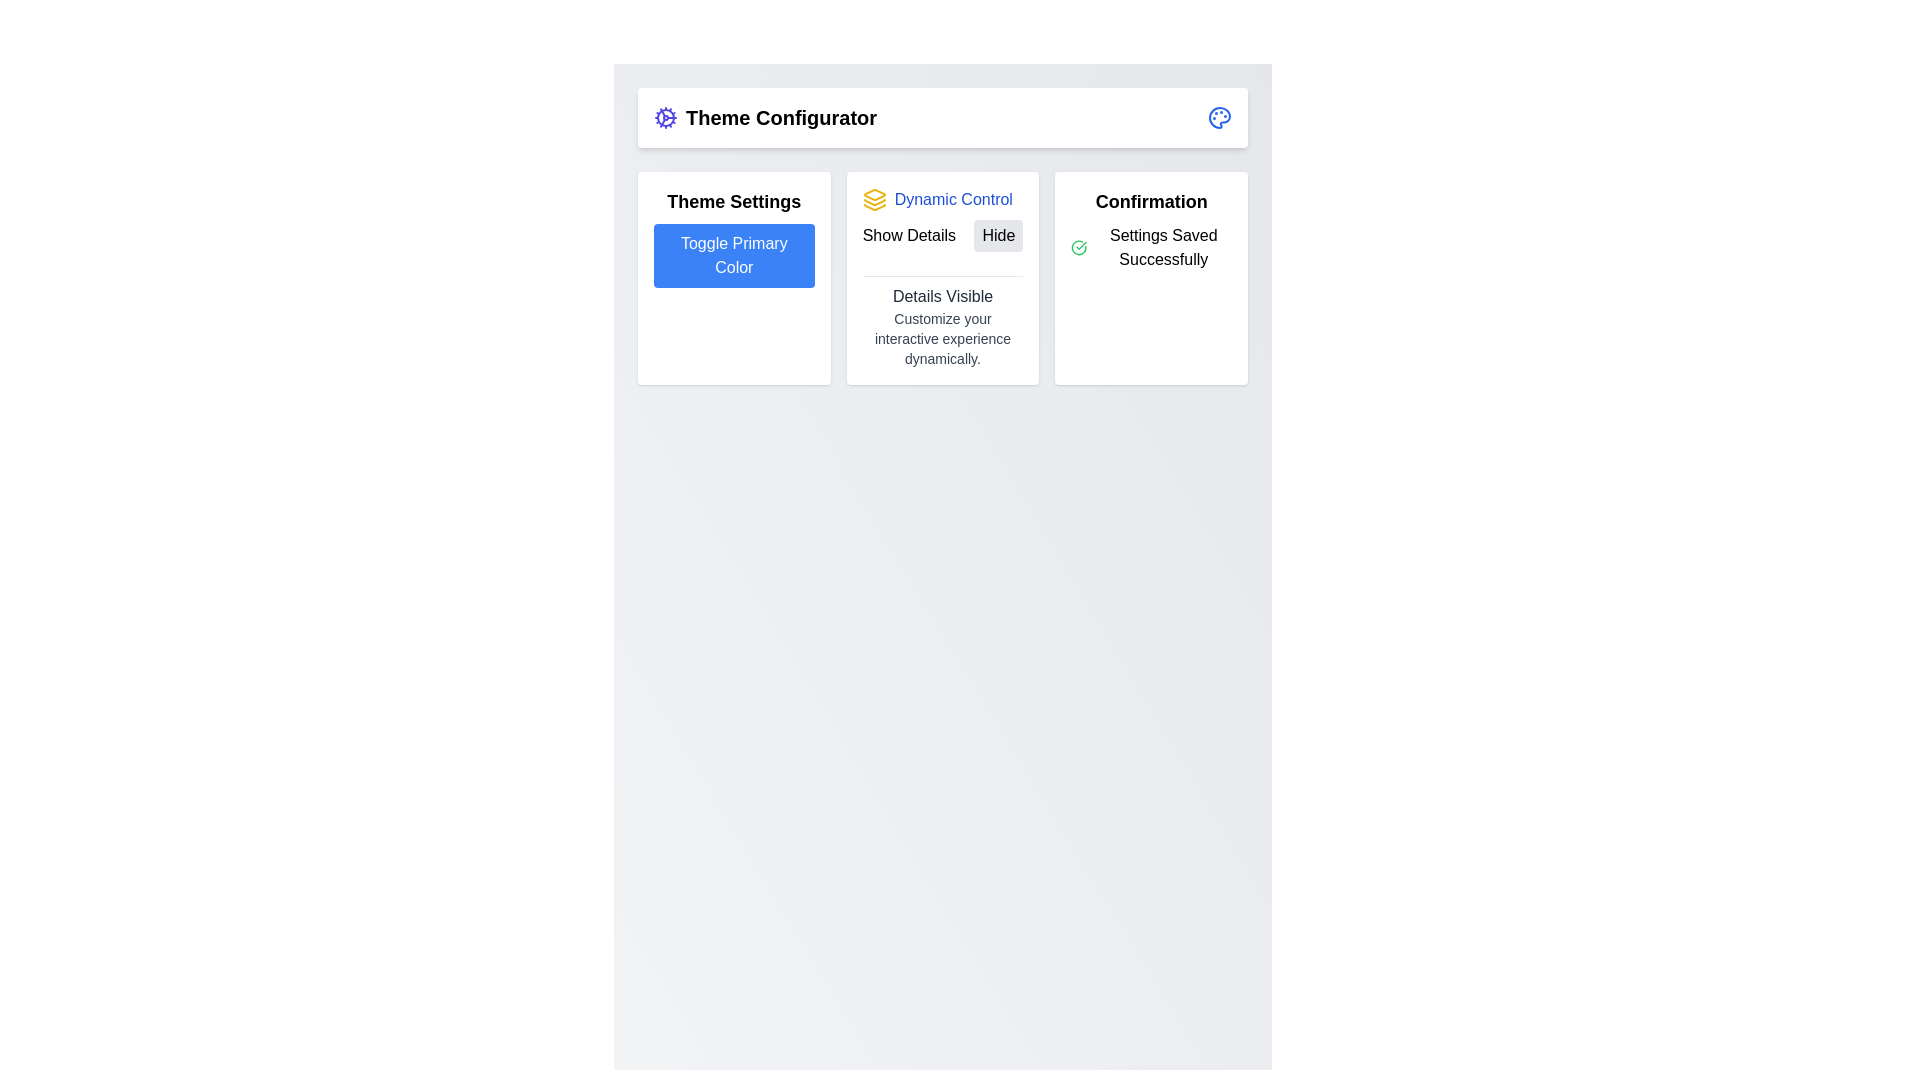 This screenshot has height=1080, width=1920. What do you see at coordinates (733, 254) in the screenshot?
I see `the button located within the 'Theme Settings' card` at bounding box center [733, 254].